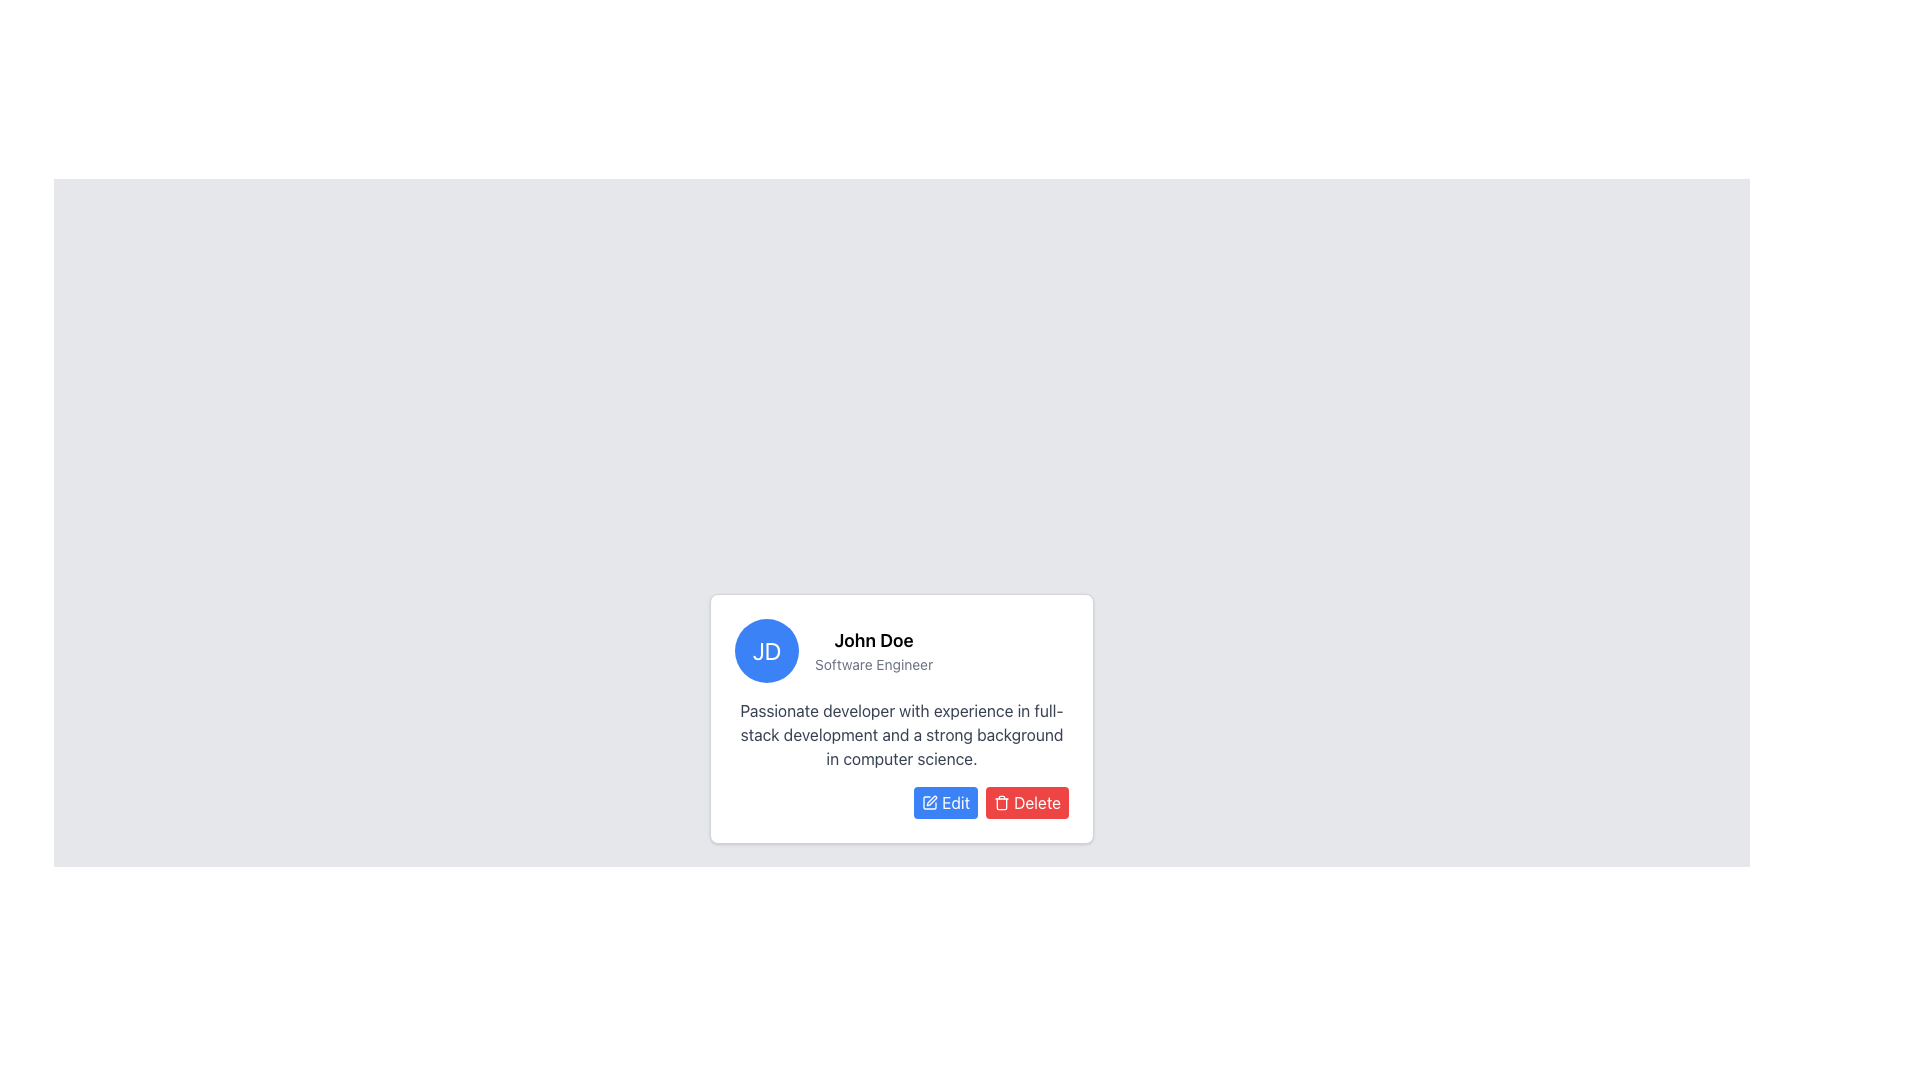 The width and height of the screenshot is (1920, 1080). What do you see at coordinates (901, 801) in the screenshot?
I see `the 'Edit' button located at the bottom-right section of John Doe's profile card to initiate editing` at bounding box center [901, 801].